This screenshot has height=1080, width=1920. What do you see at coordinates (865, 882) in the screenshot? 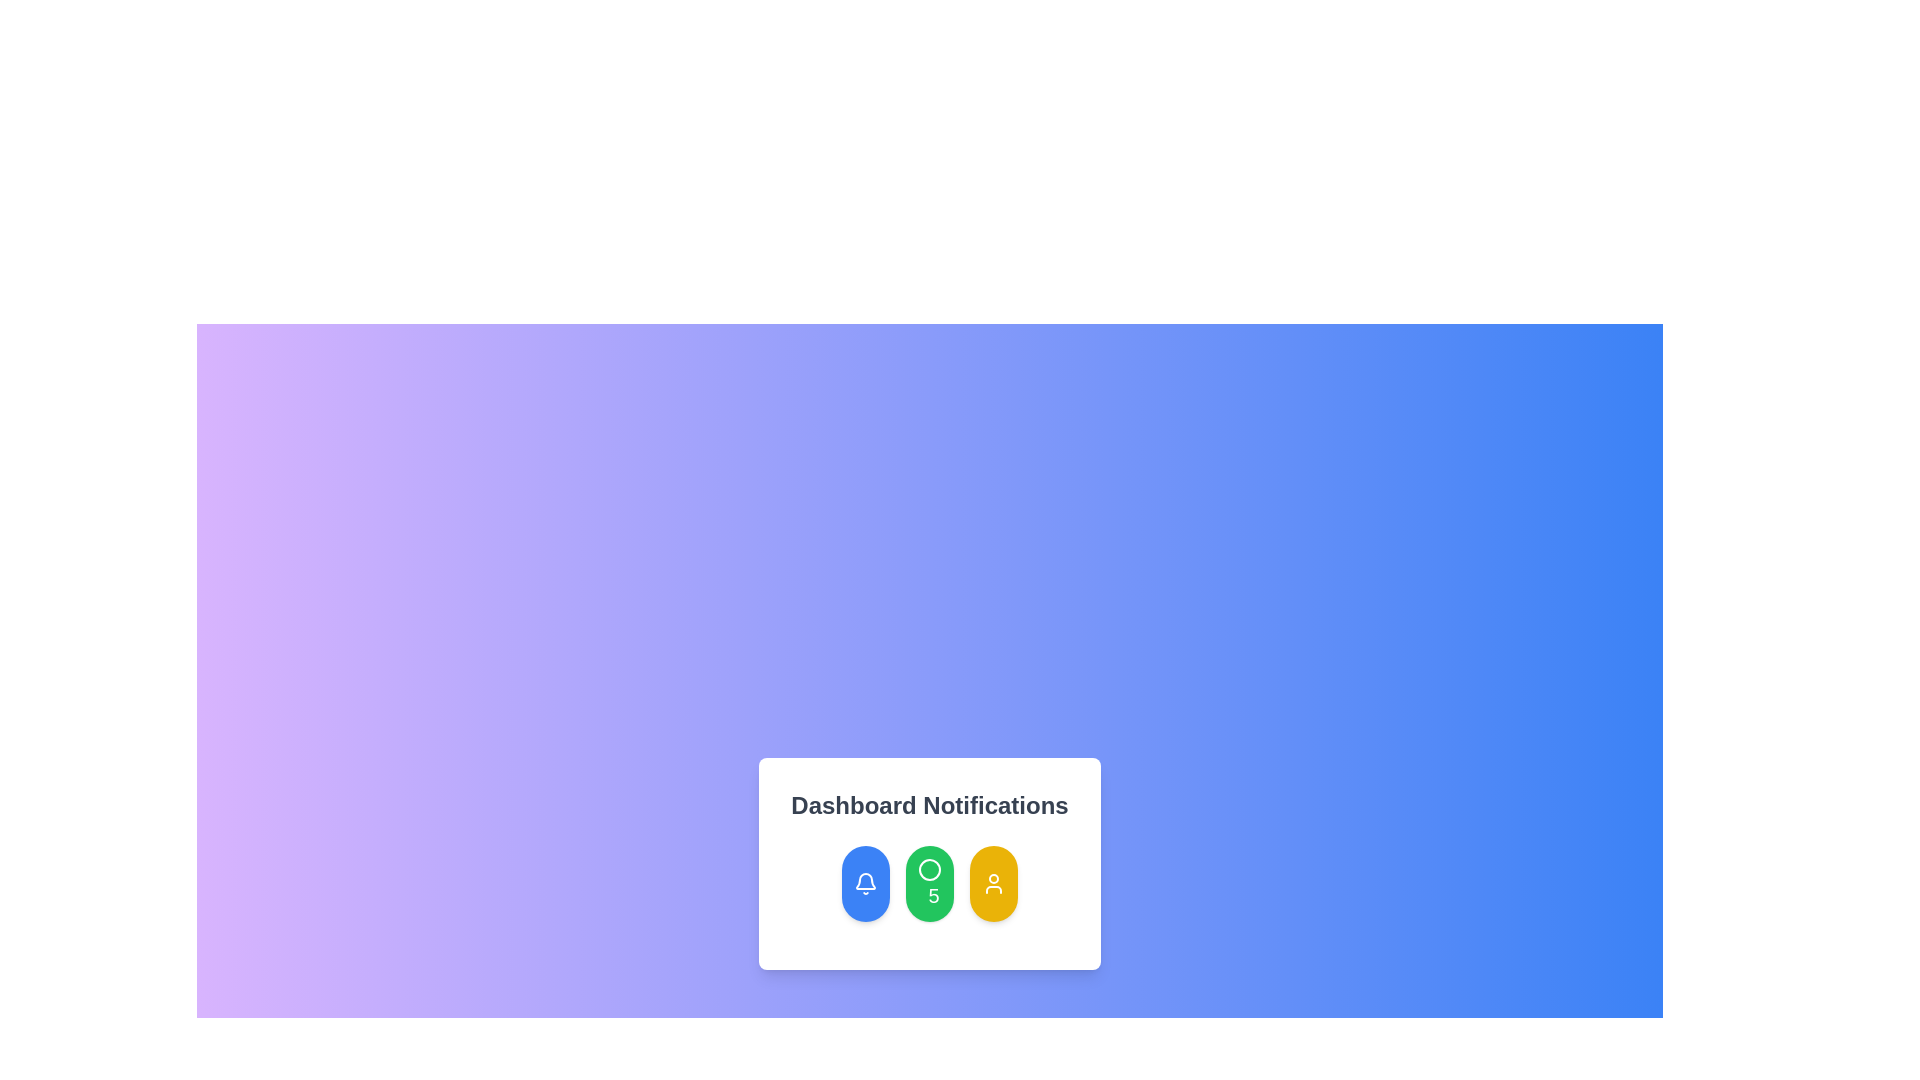
I see `the bell icon within the blue button located under the 'Dashboard Notifications' label` at bounding box center [865, 882].